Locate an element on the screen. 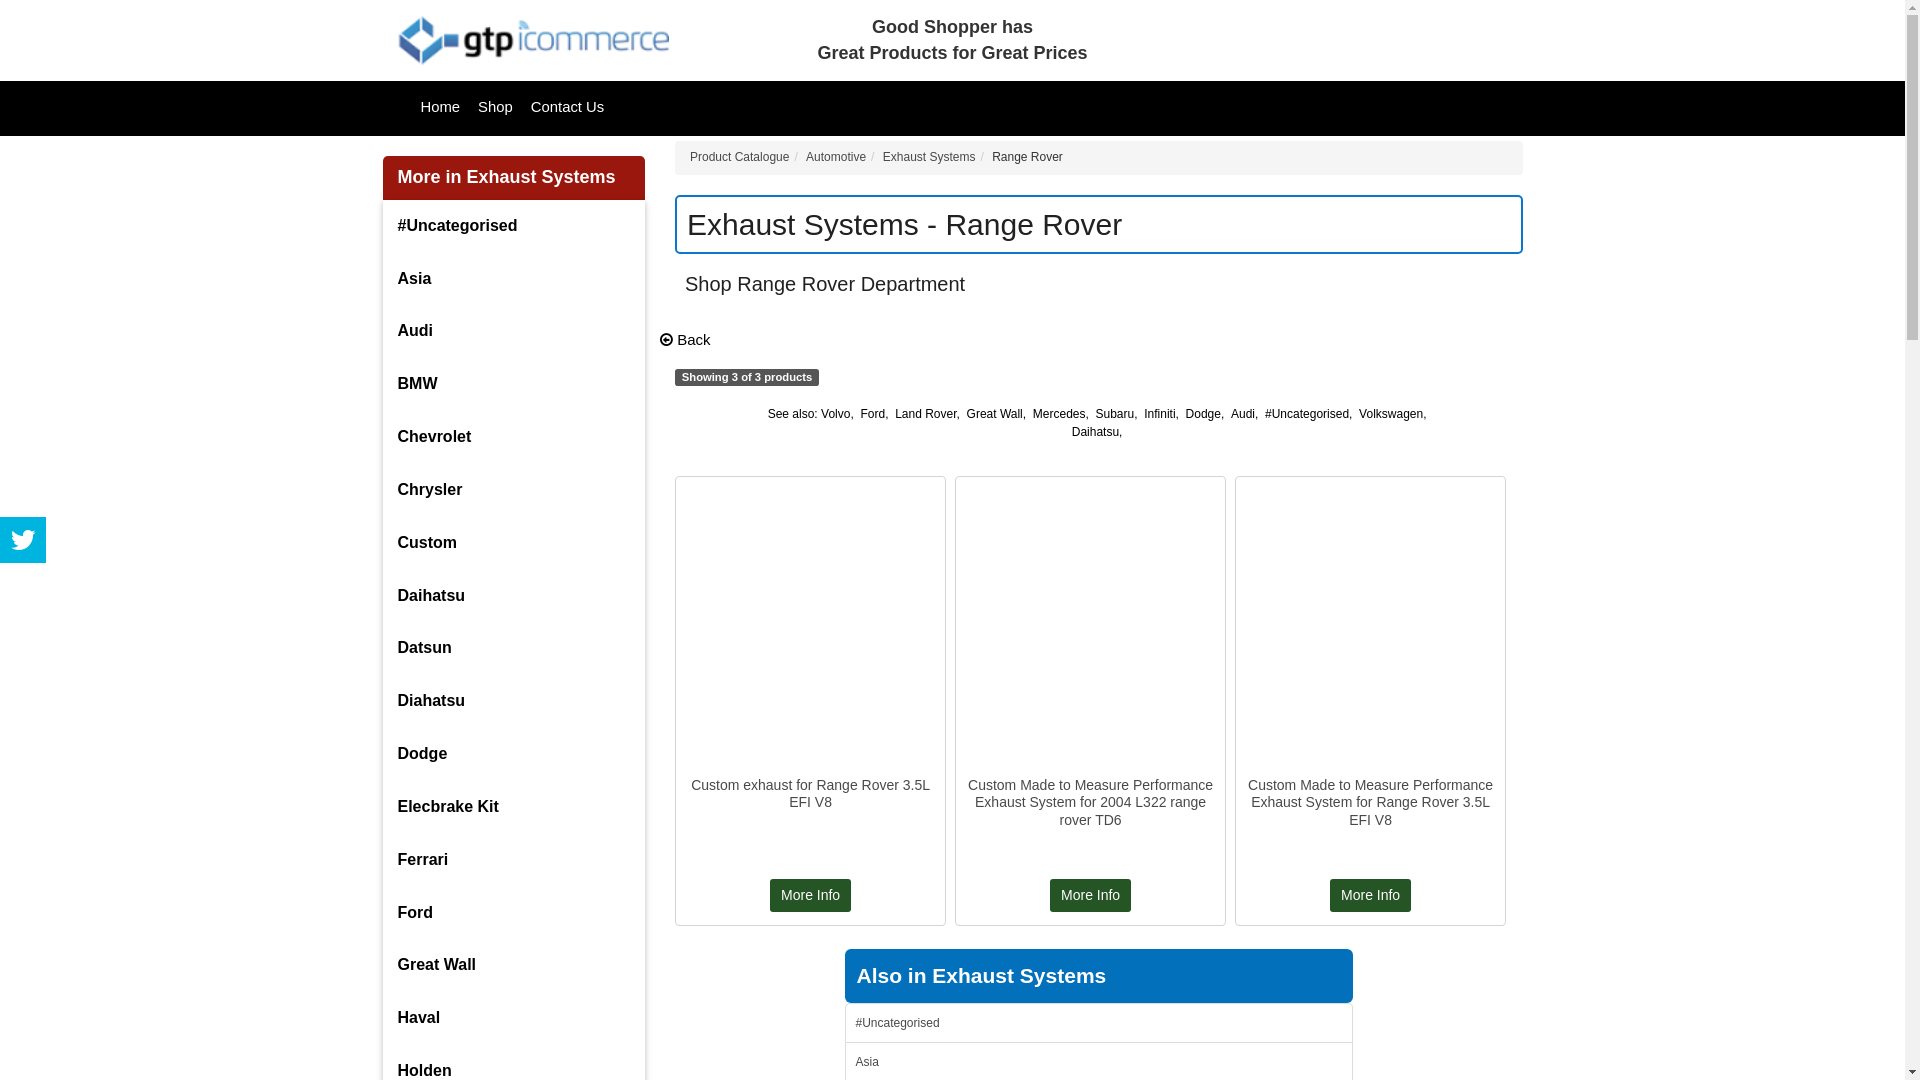 This screenshot has height=1080, width=1920. 'Diahatsu' is located at coordinates (513, 700).